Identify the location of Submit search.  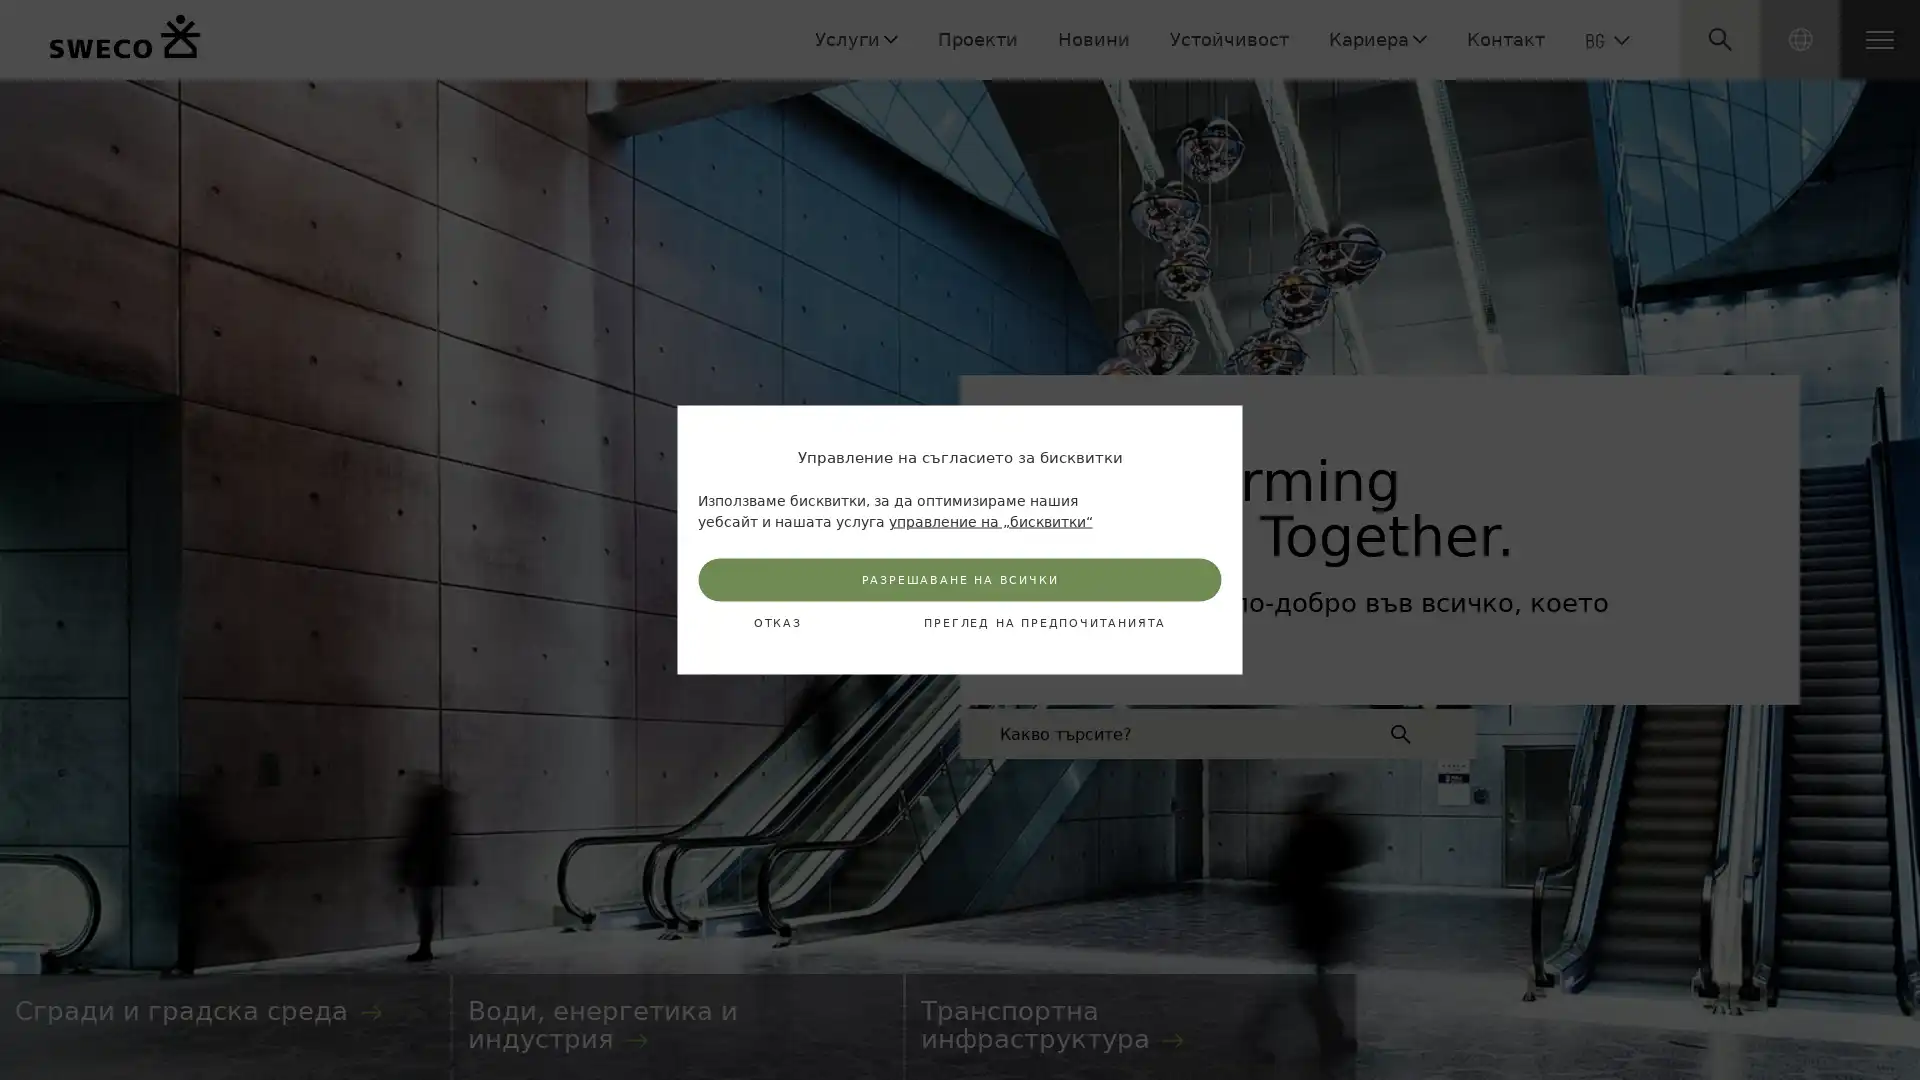
(1400, 733).